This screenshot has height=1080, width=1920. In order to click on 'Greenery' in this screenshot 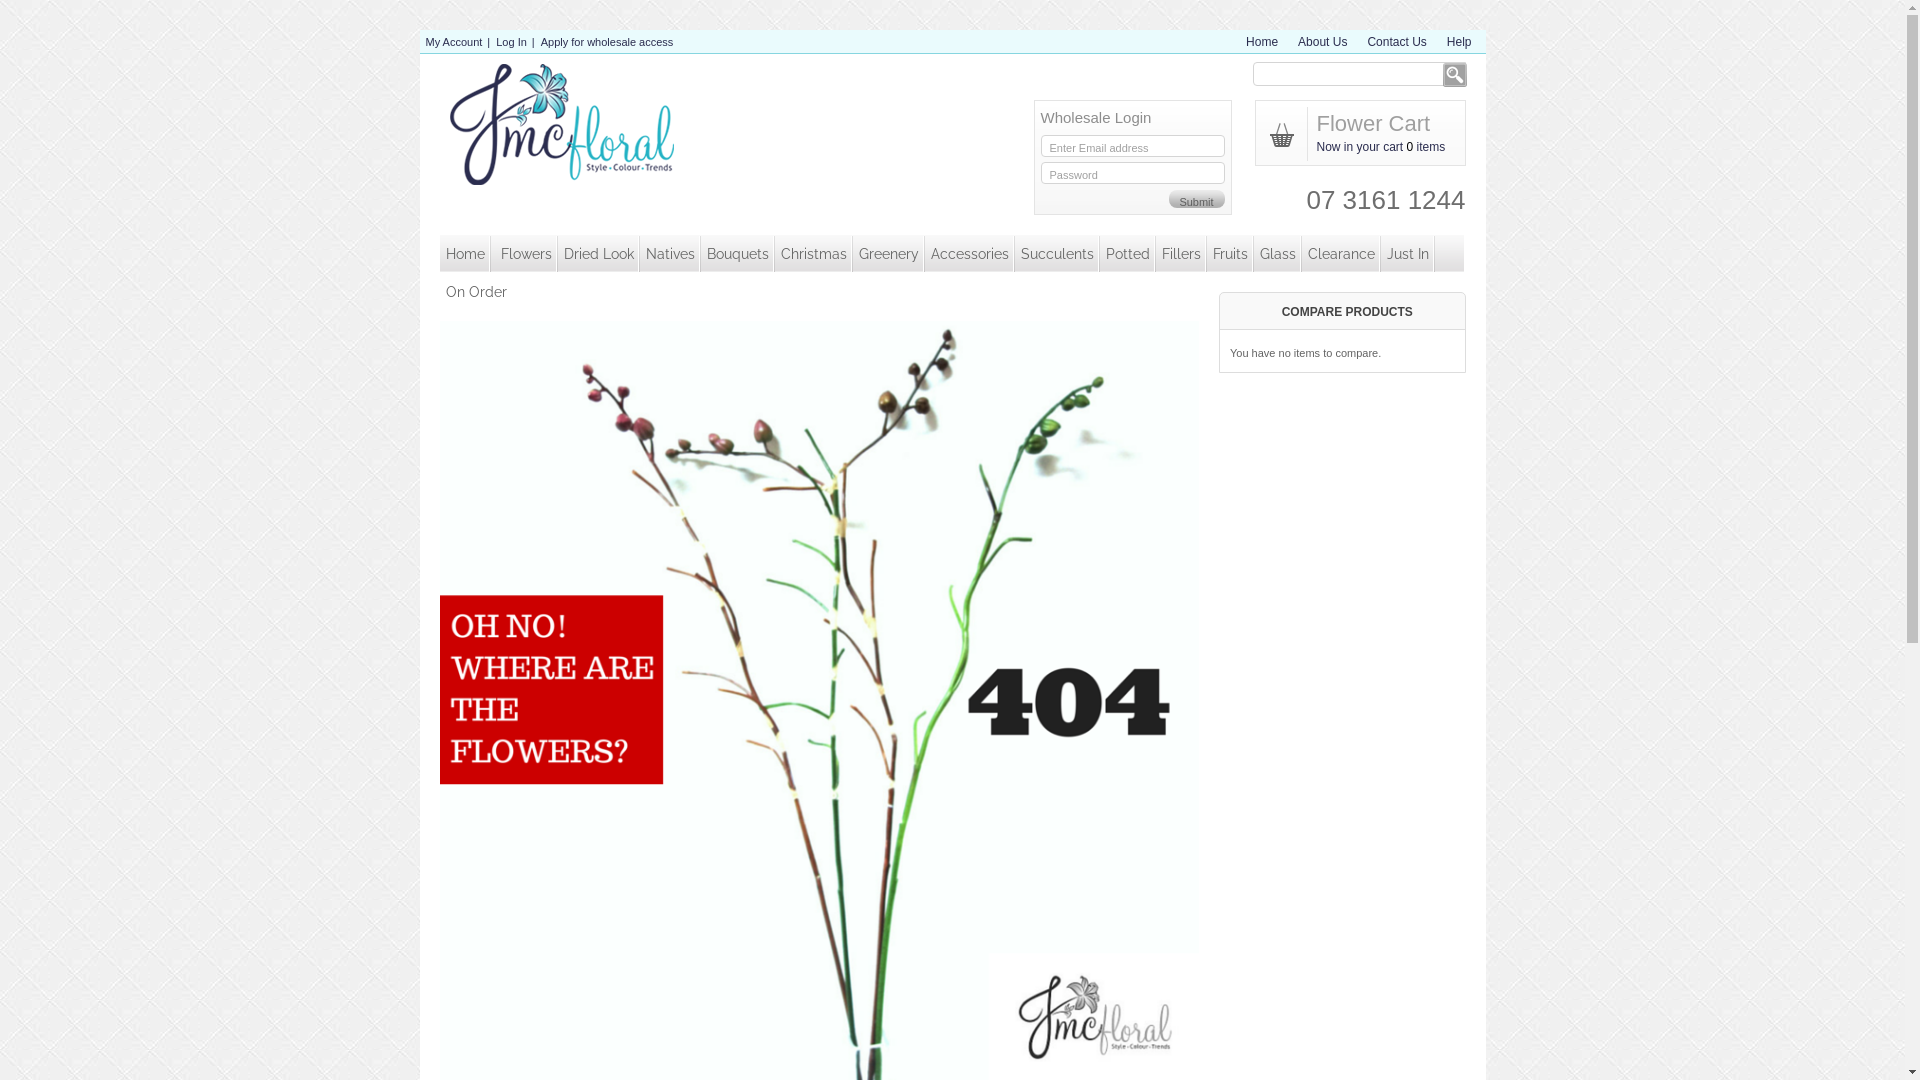, I will do `click(887, 253)`.